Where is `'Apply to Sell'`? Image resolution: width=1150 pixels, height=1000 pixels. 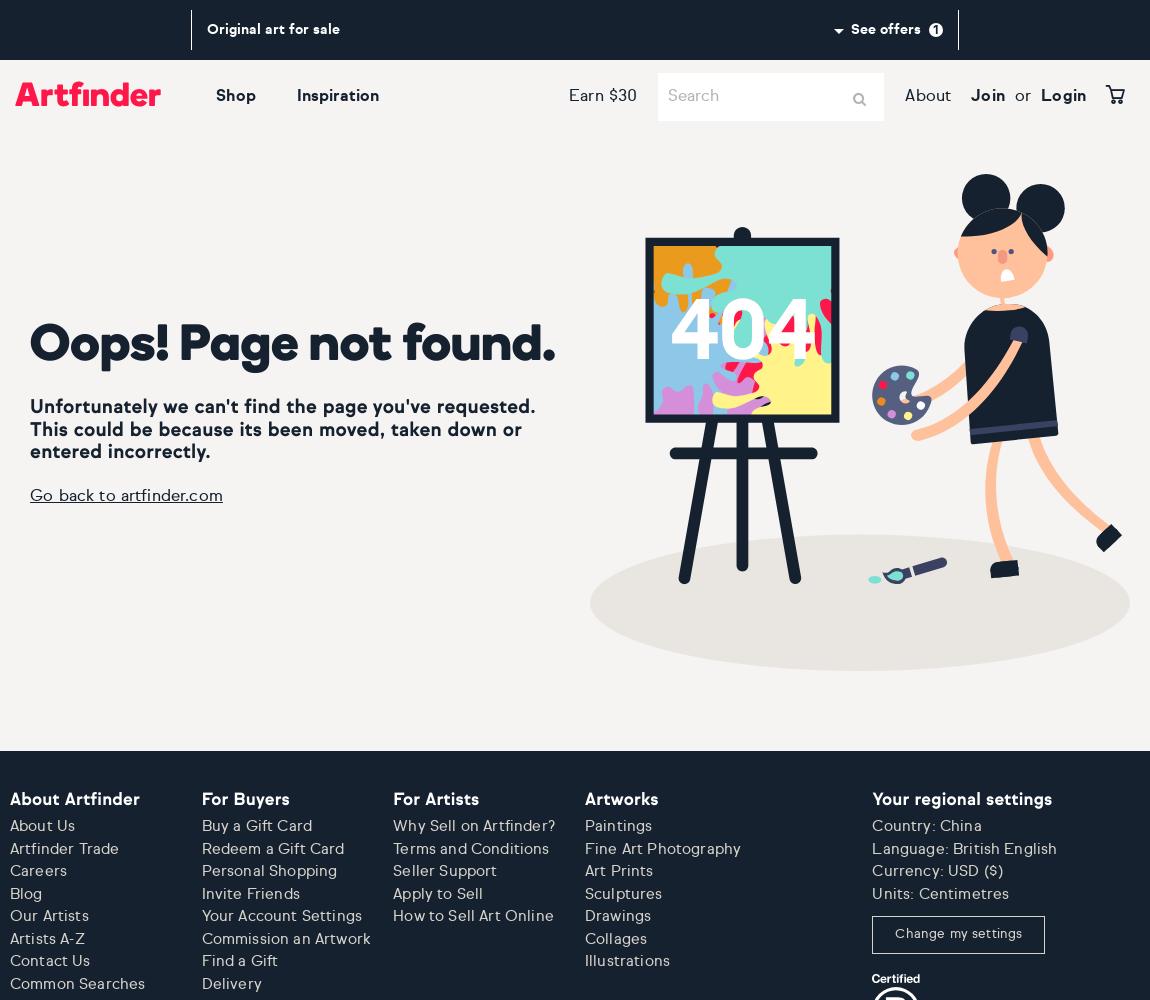 'Apply to Sell' is located at coordinates (438, 893).